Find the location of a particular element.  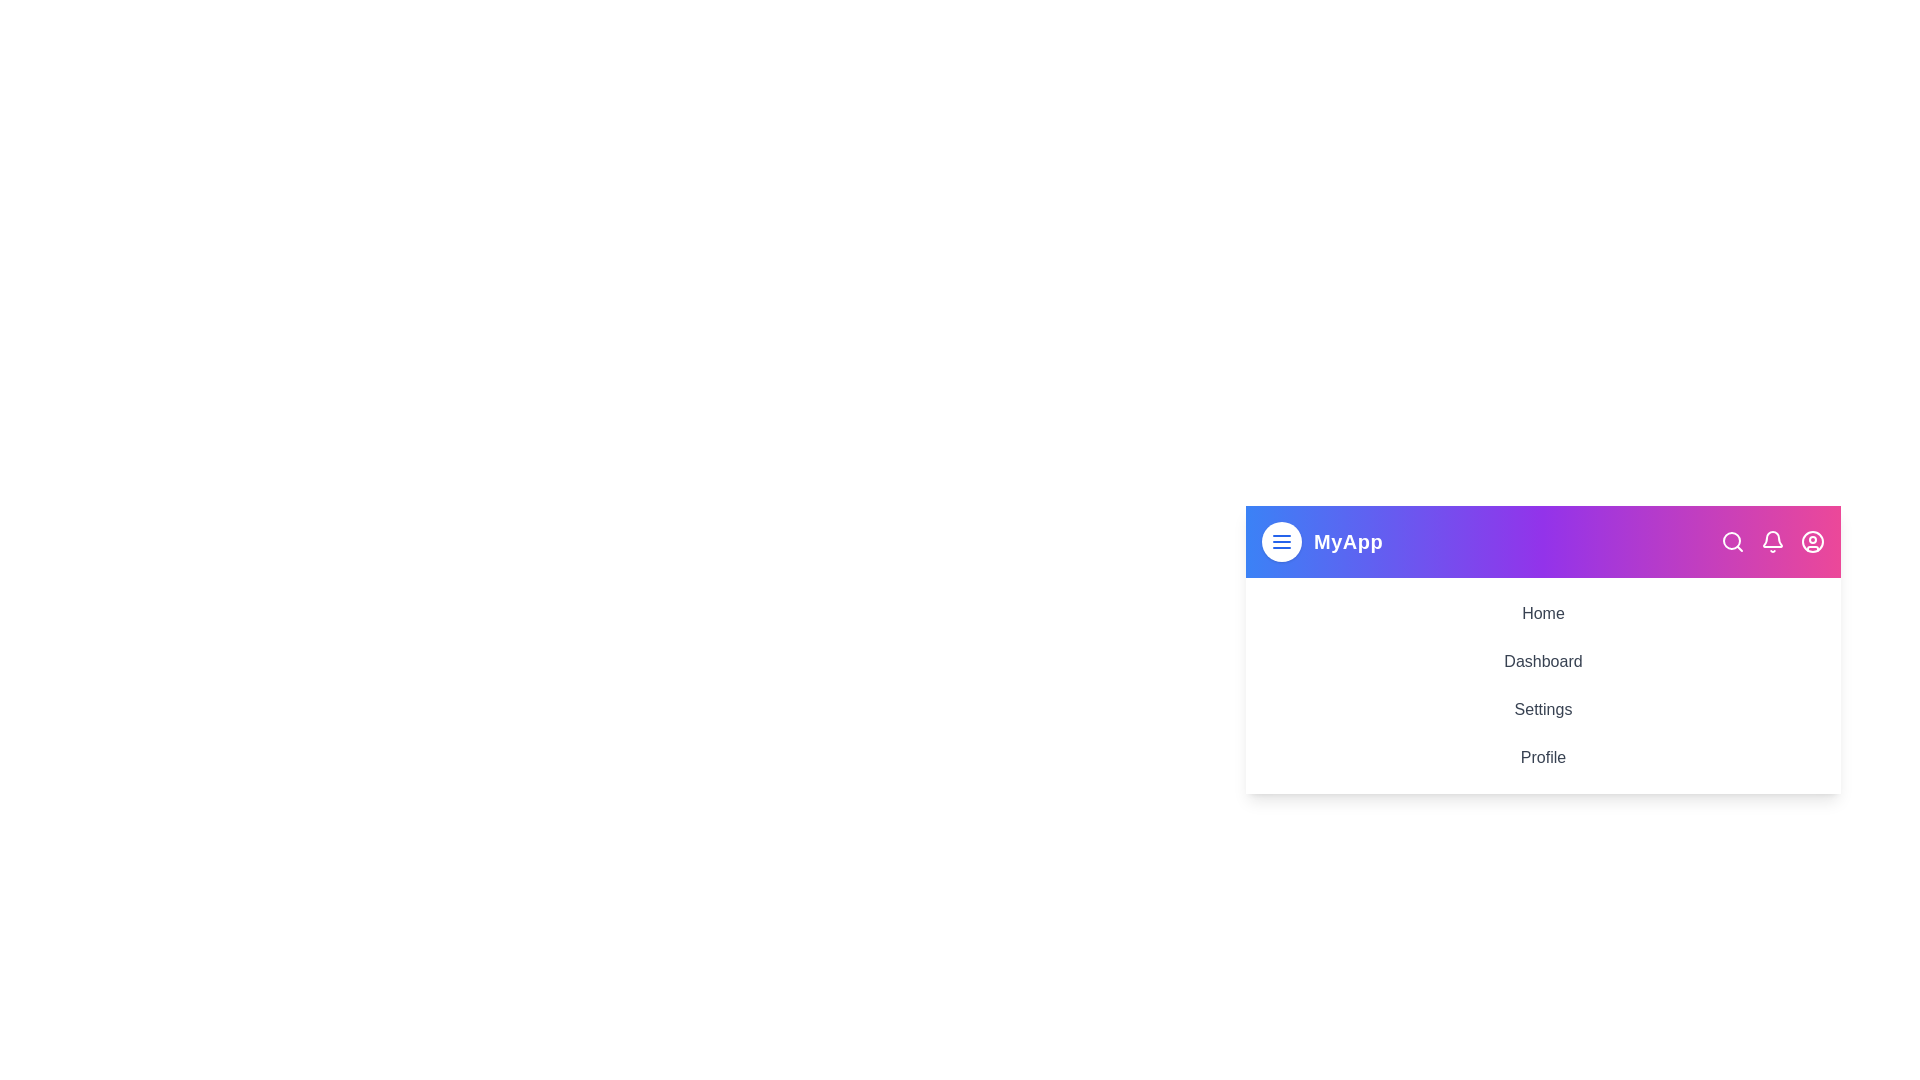

the menu item Settings to navigate is located at coordinates (1542, 708).